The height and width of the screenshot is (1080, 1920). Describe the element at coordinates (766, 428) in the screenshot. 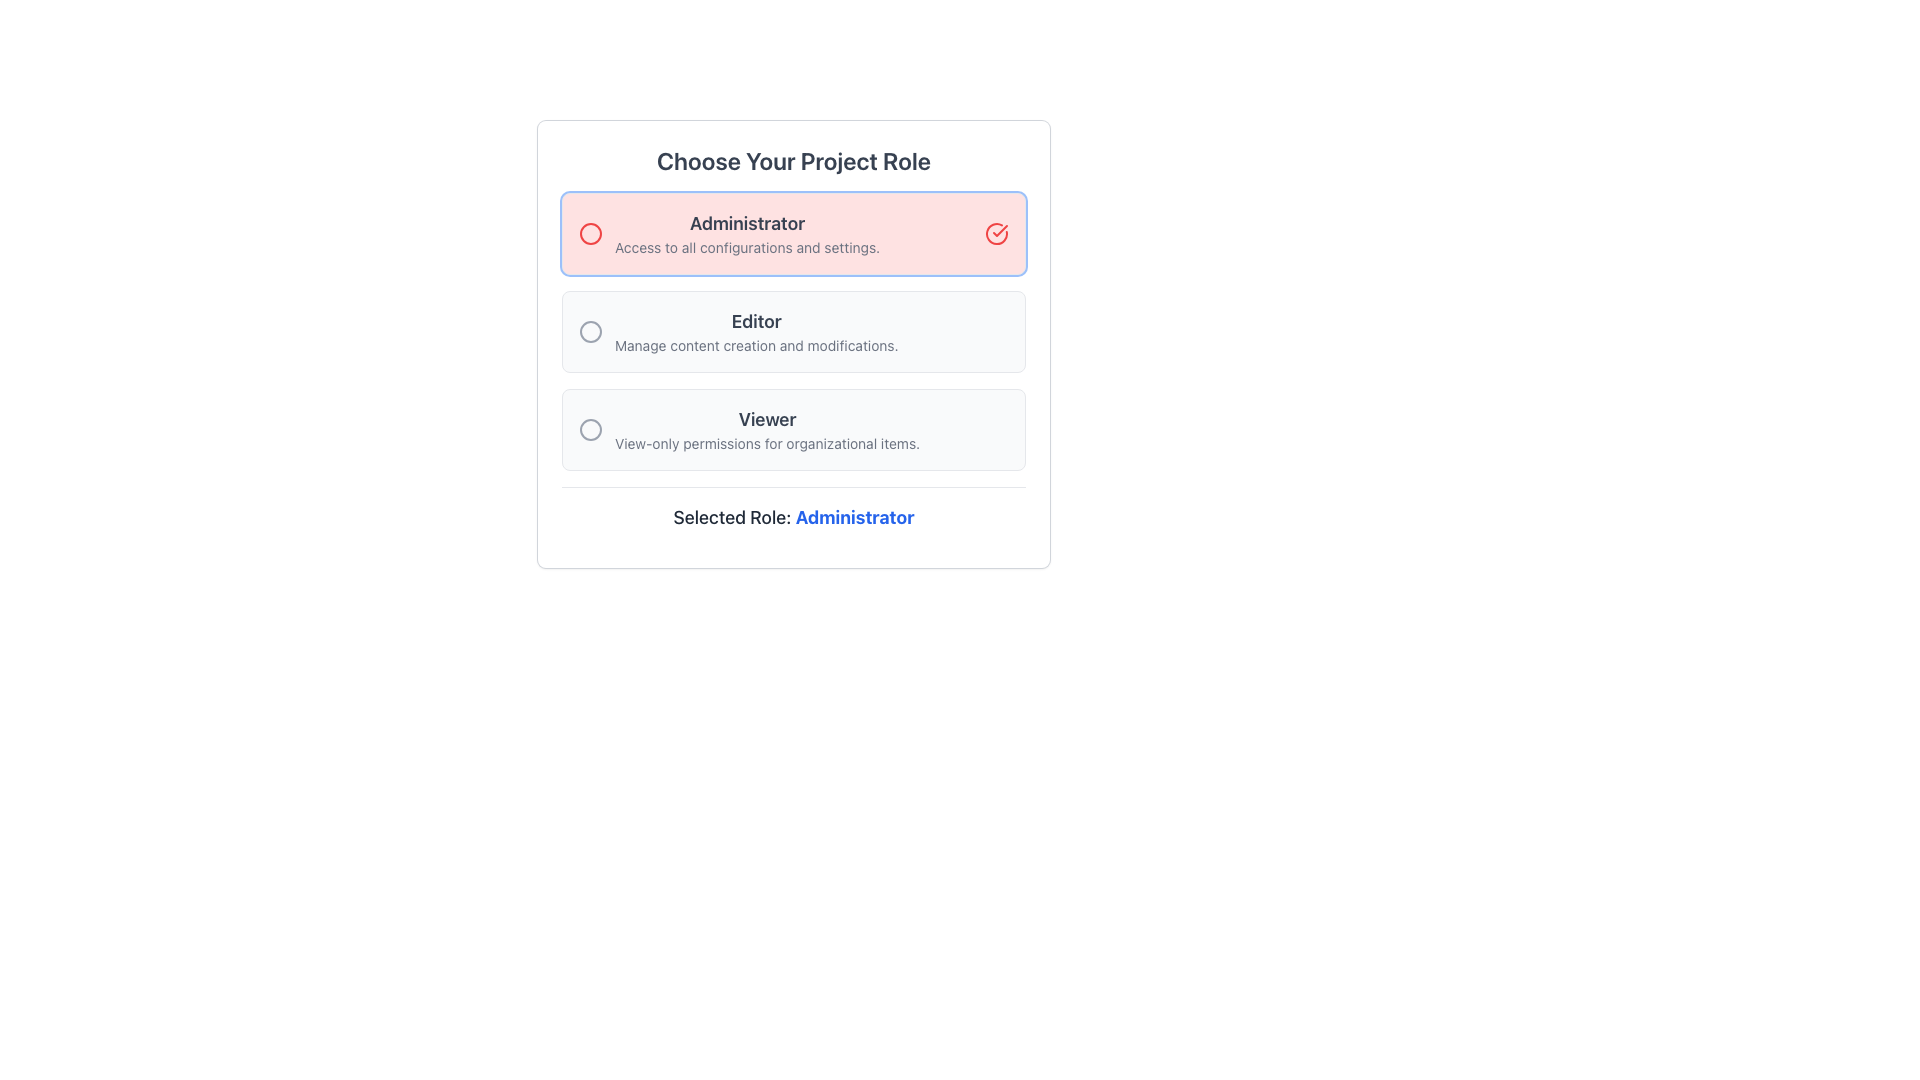

I see `description text for the 'Viewer' role located below the 'Editor' option and above the 'Selected Role' display in the project permissions selection list` at that location.